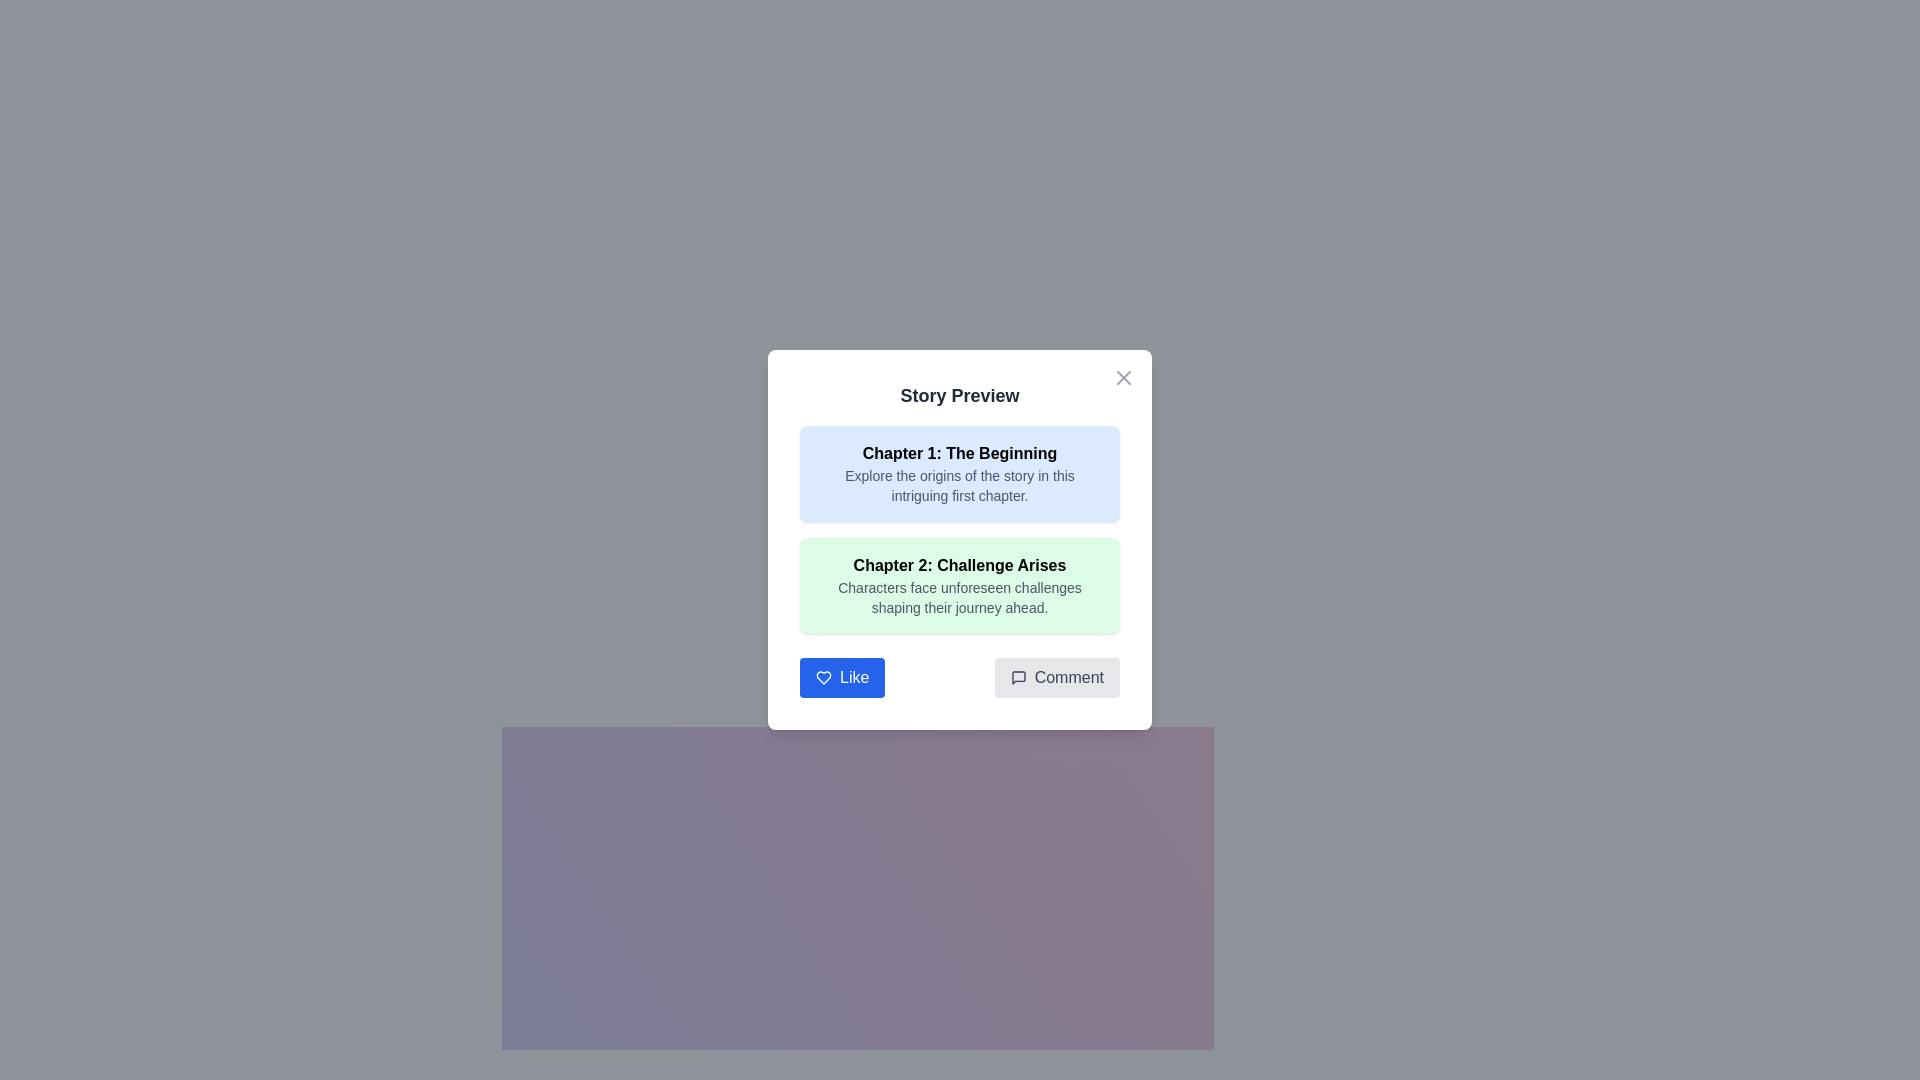  Describe the element at coordinates (1018, 677) in the screenshot. I see `the 'Comment' button icon located at the bottom right corner of the dialog box` at that location.